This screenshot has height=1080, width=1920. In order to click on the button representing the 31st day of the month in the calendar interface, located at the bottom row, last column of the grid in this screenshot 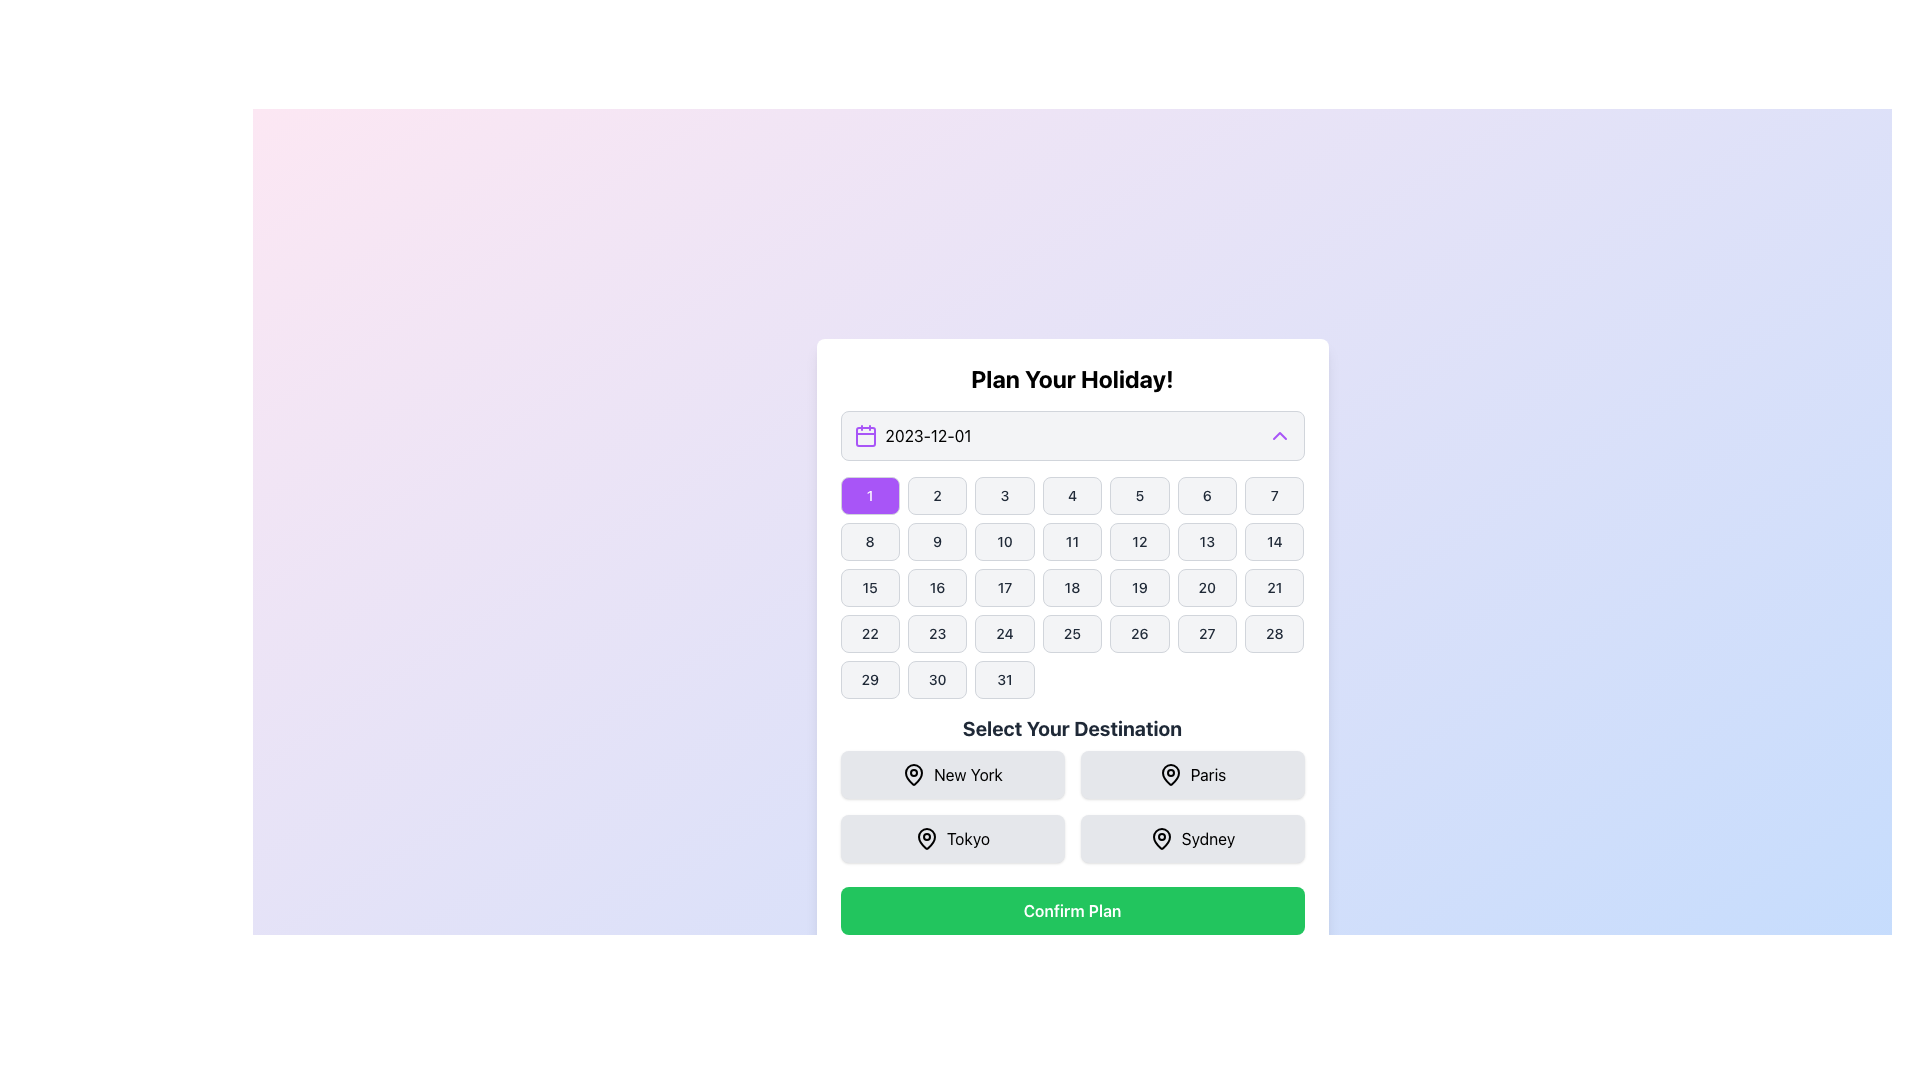, I will do `click(1005, 678)`.